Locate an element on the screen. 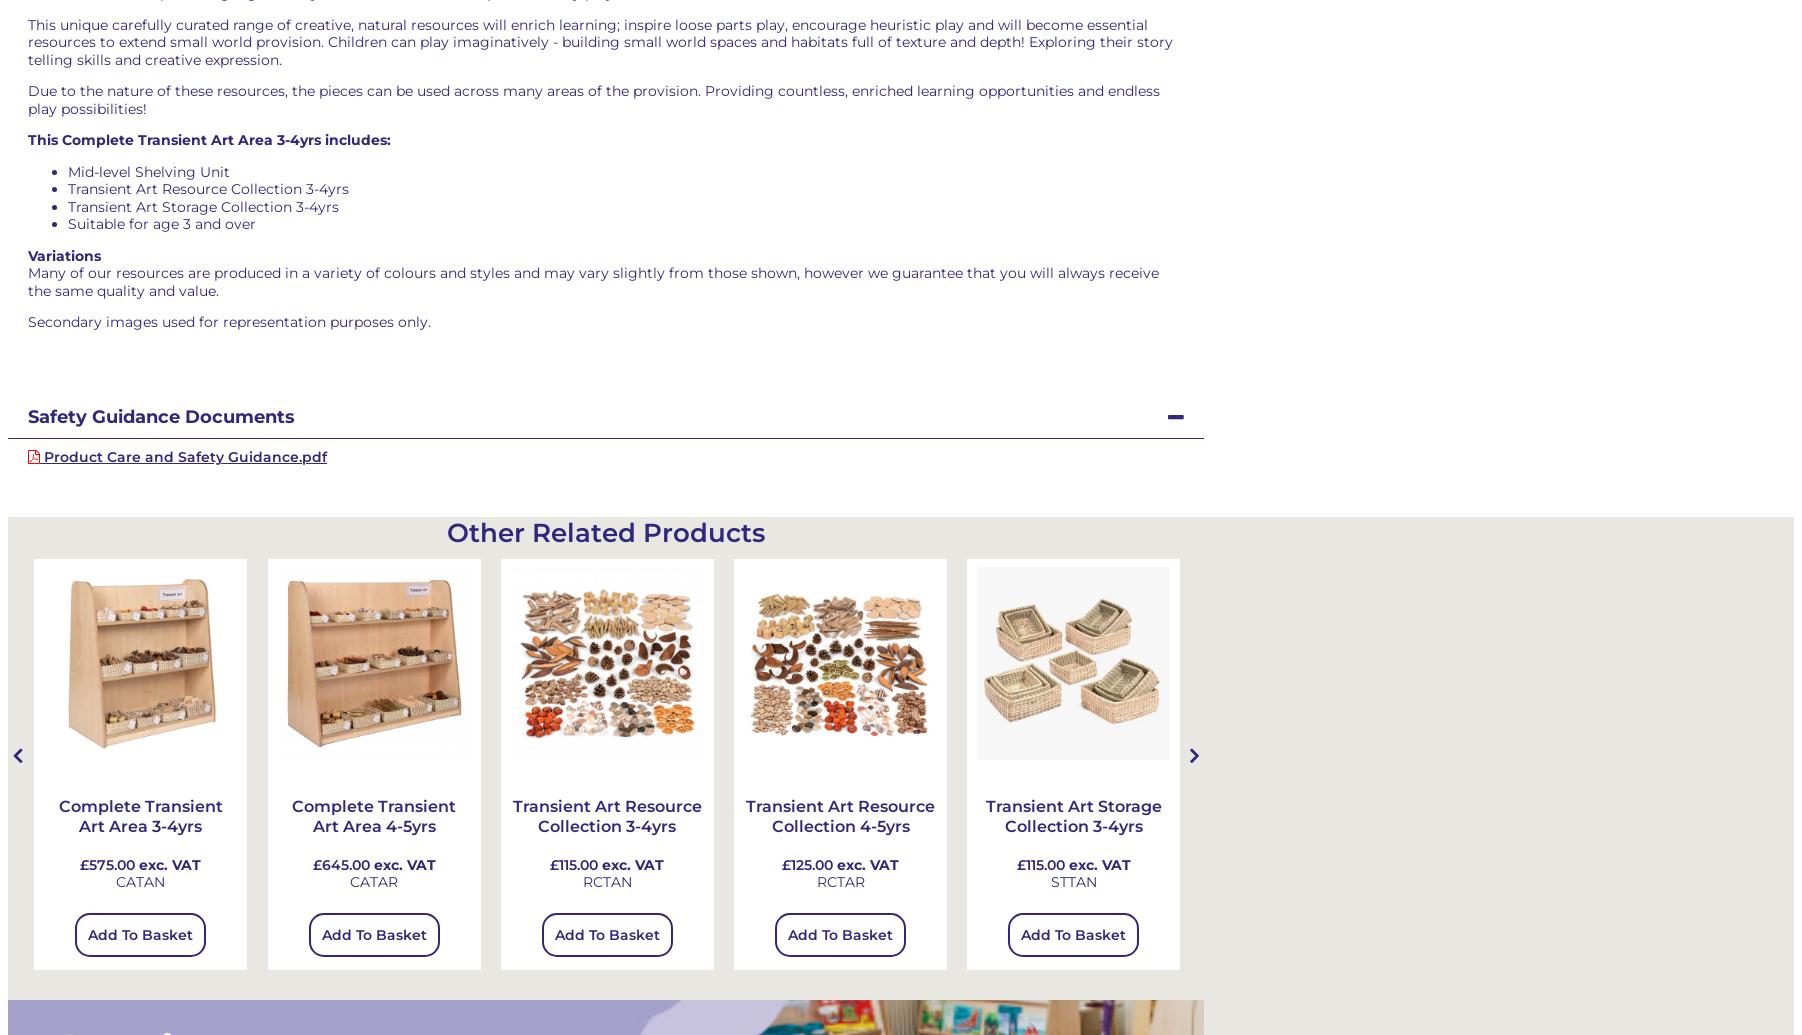  'RCTAN' is located at coordinates (605, 881).